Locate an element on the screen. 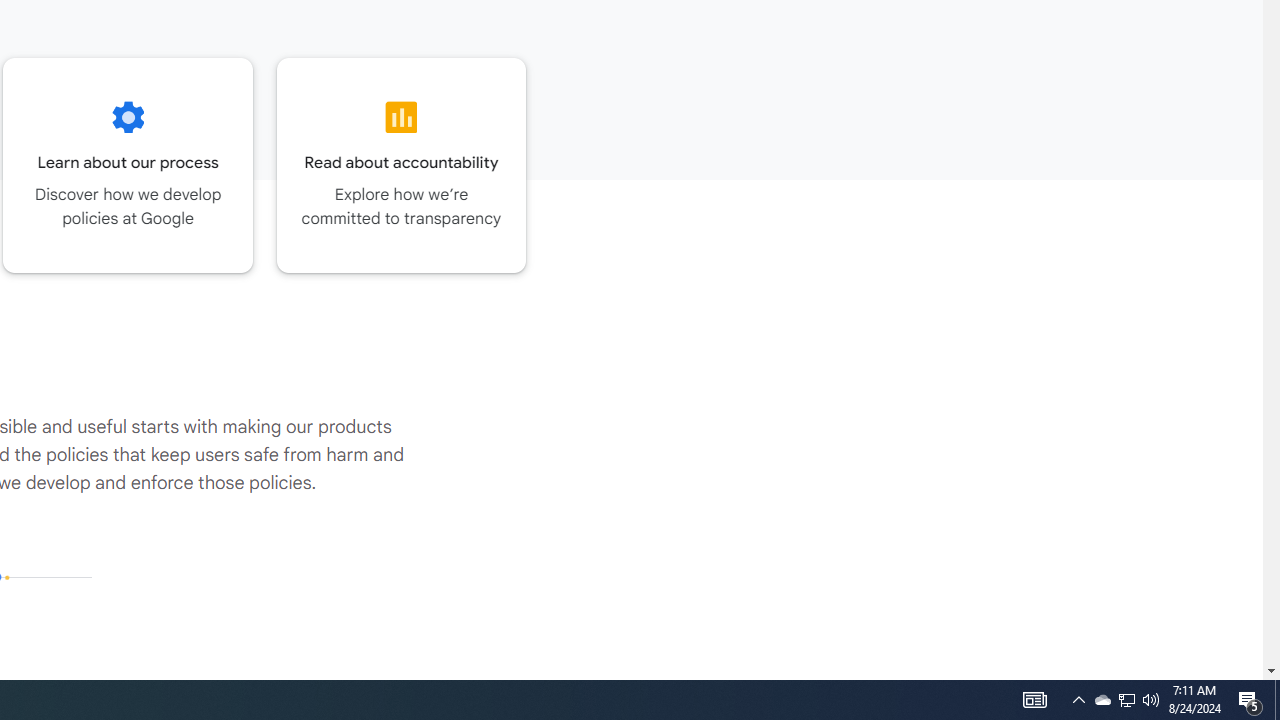 This screenshot has height=720, width=1280. 'Go to the Accountability page' is located at coordinates (400, 164).